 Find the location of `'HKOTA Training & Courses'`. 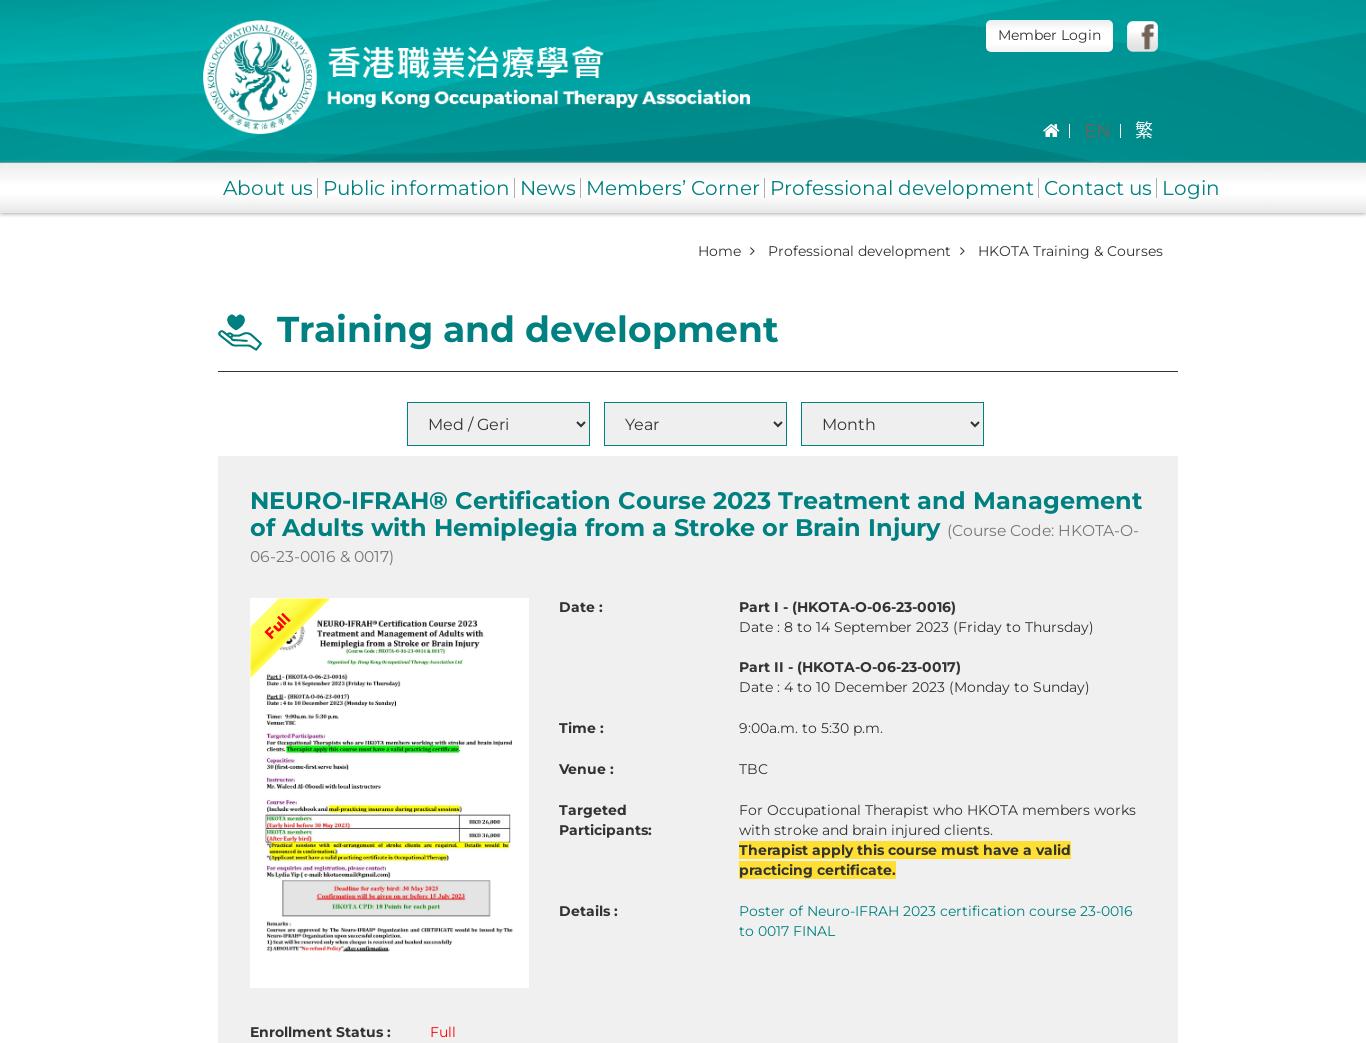

'HKOTA Training & Courses' is located at coordinates (1069, 250).